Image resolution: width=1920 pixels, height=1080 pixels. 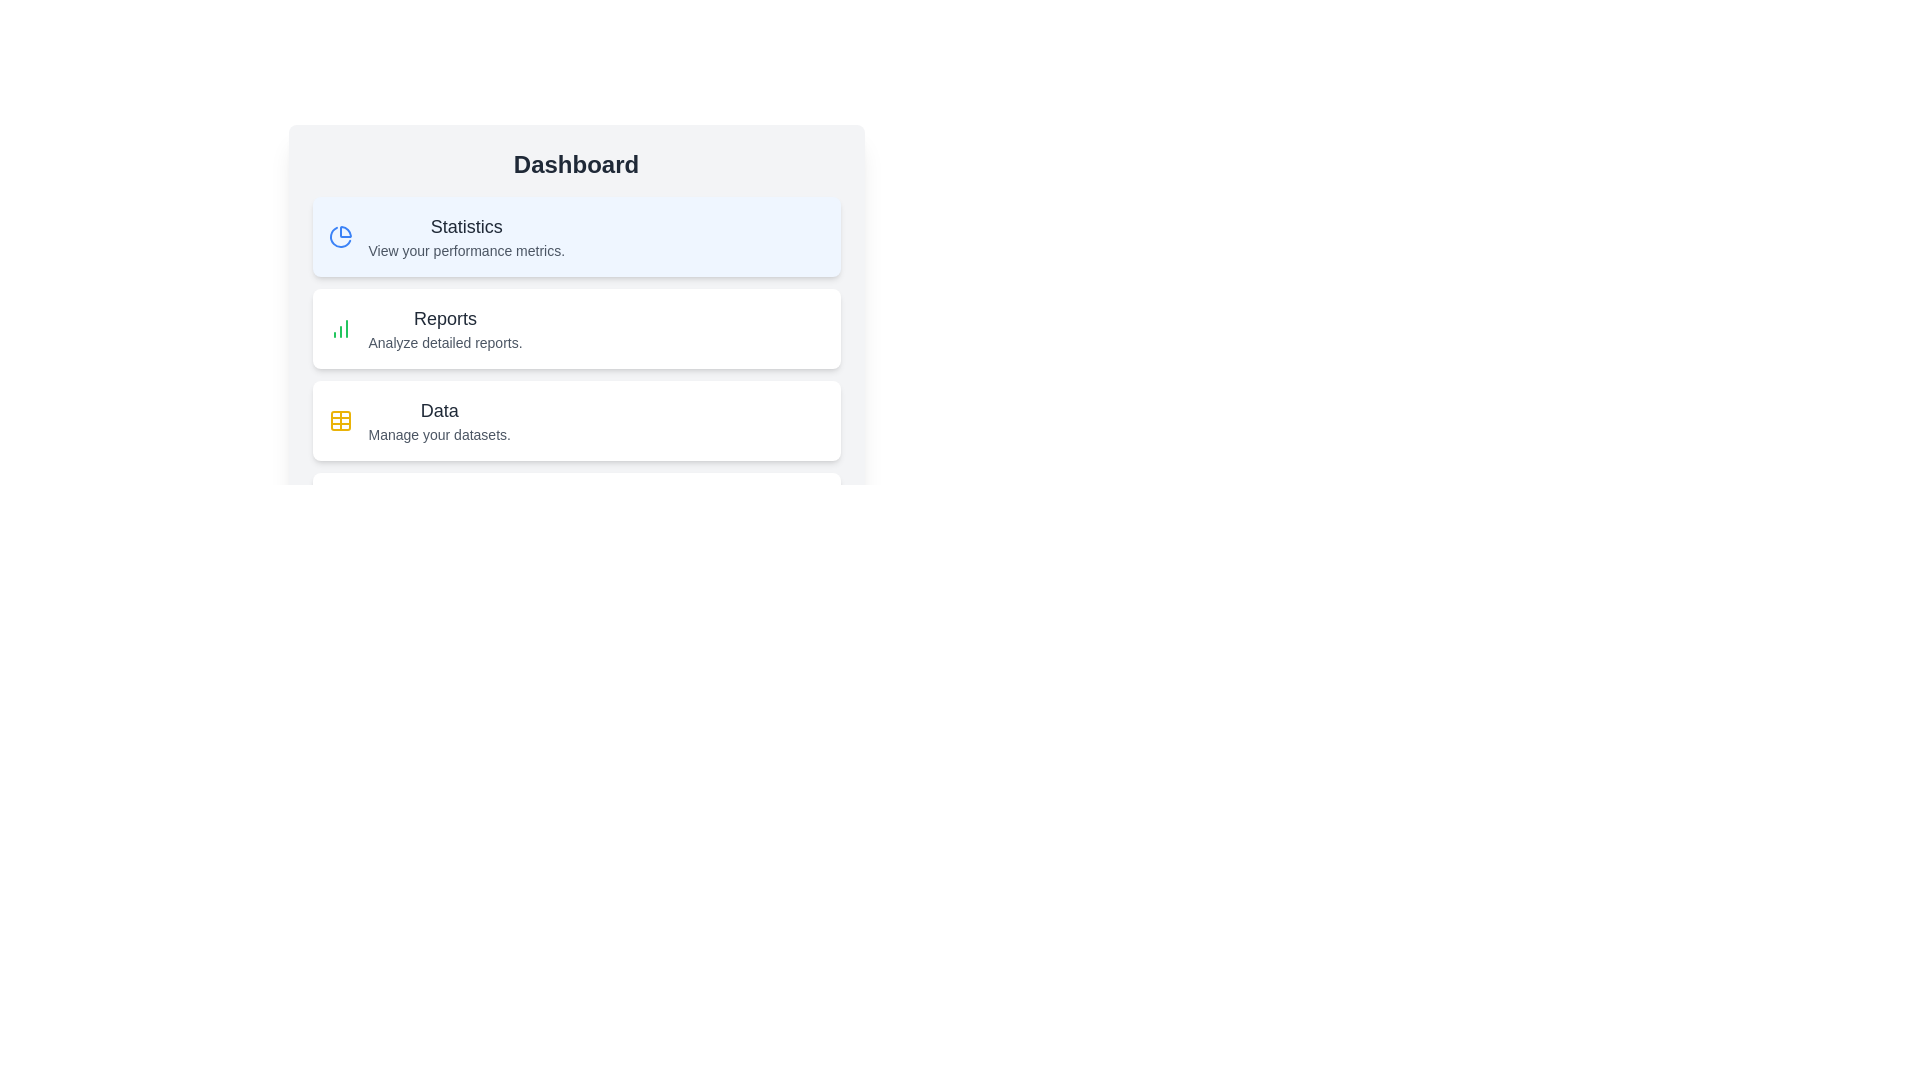 What do you see at coordinates (340, 235) in the screenshot?
I see `the section icon corresponding to Statistics` at bounding box center [340, 235].